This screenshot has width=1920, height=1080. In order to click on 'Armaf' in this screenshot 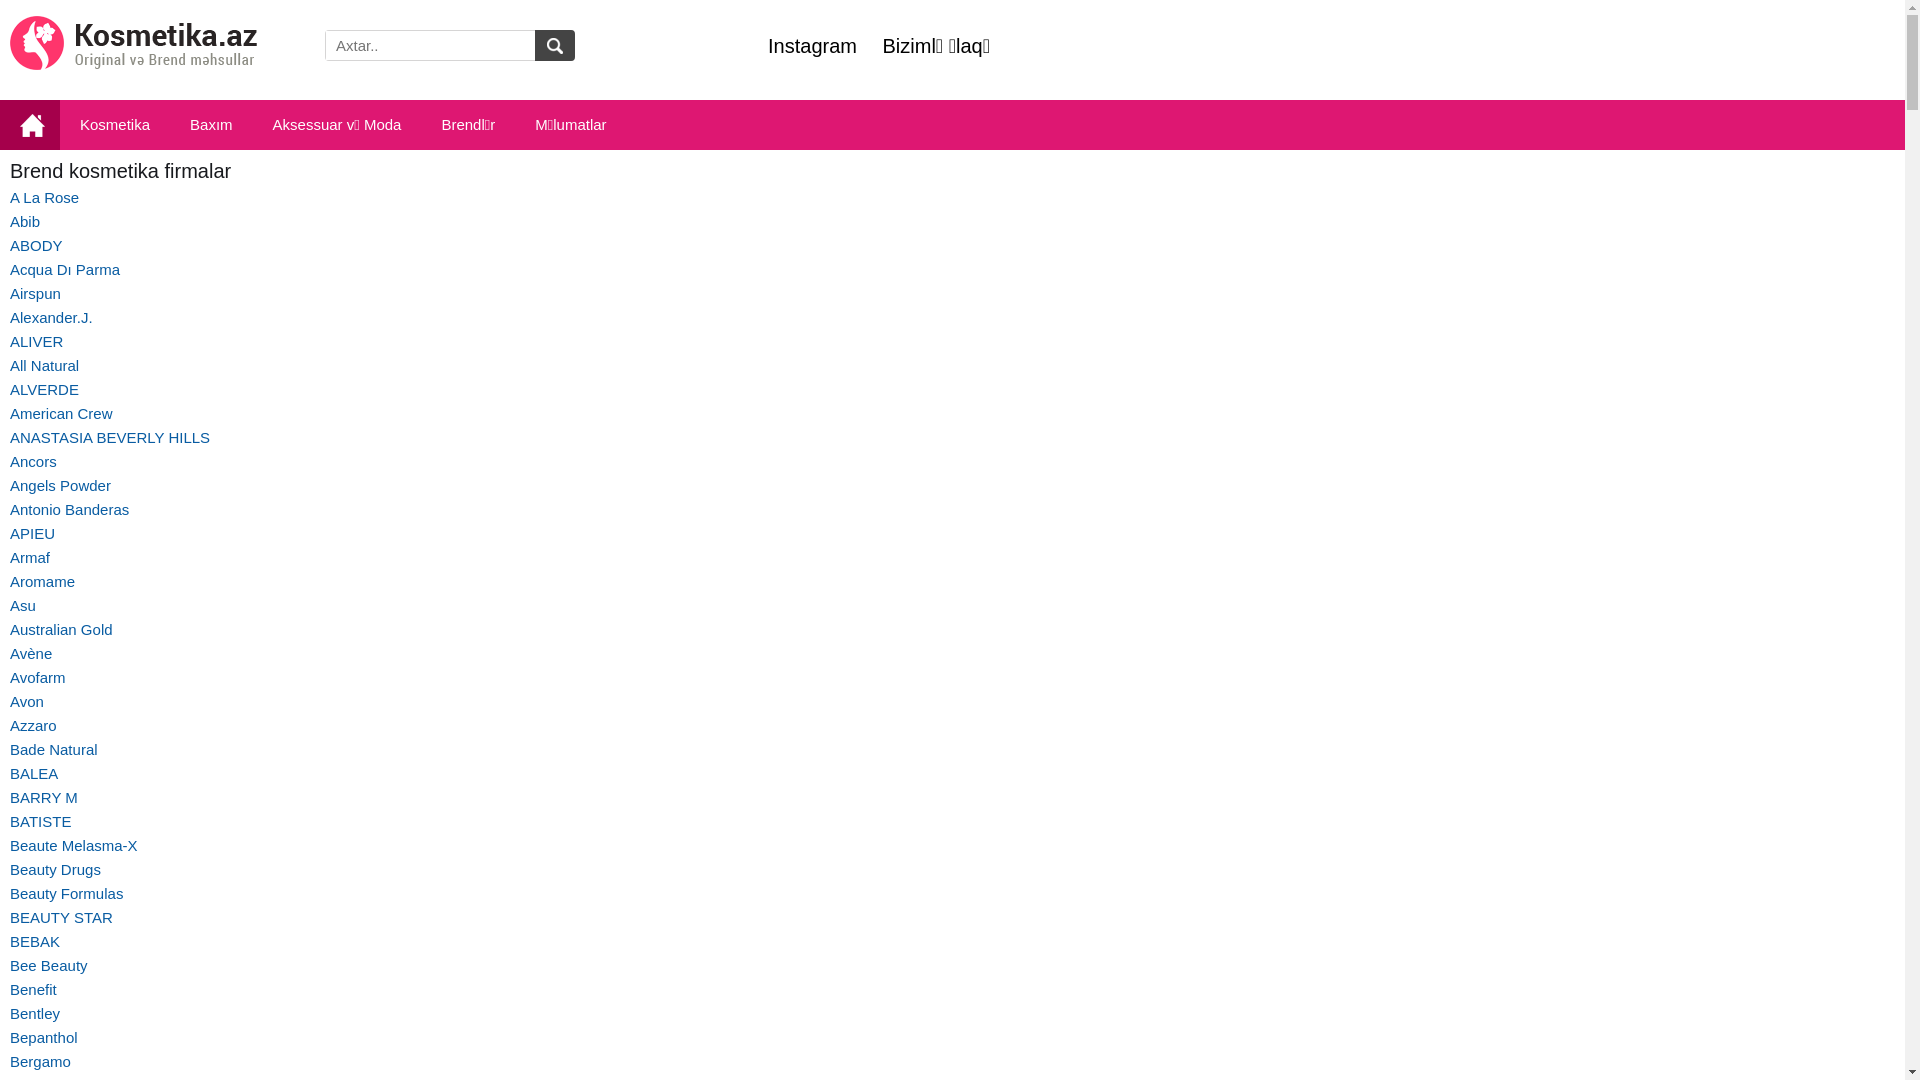, I will do `click(29, 557)`.